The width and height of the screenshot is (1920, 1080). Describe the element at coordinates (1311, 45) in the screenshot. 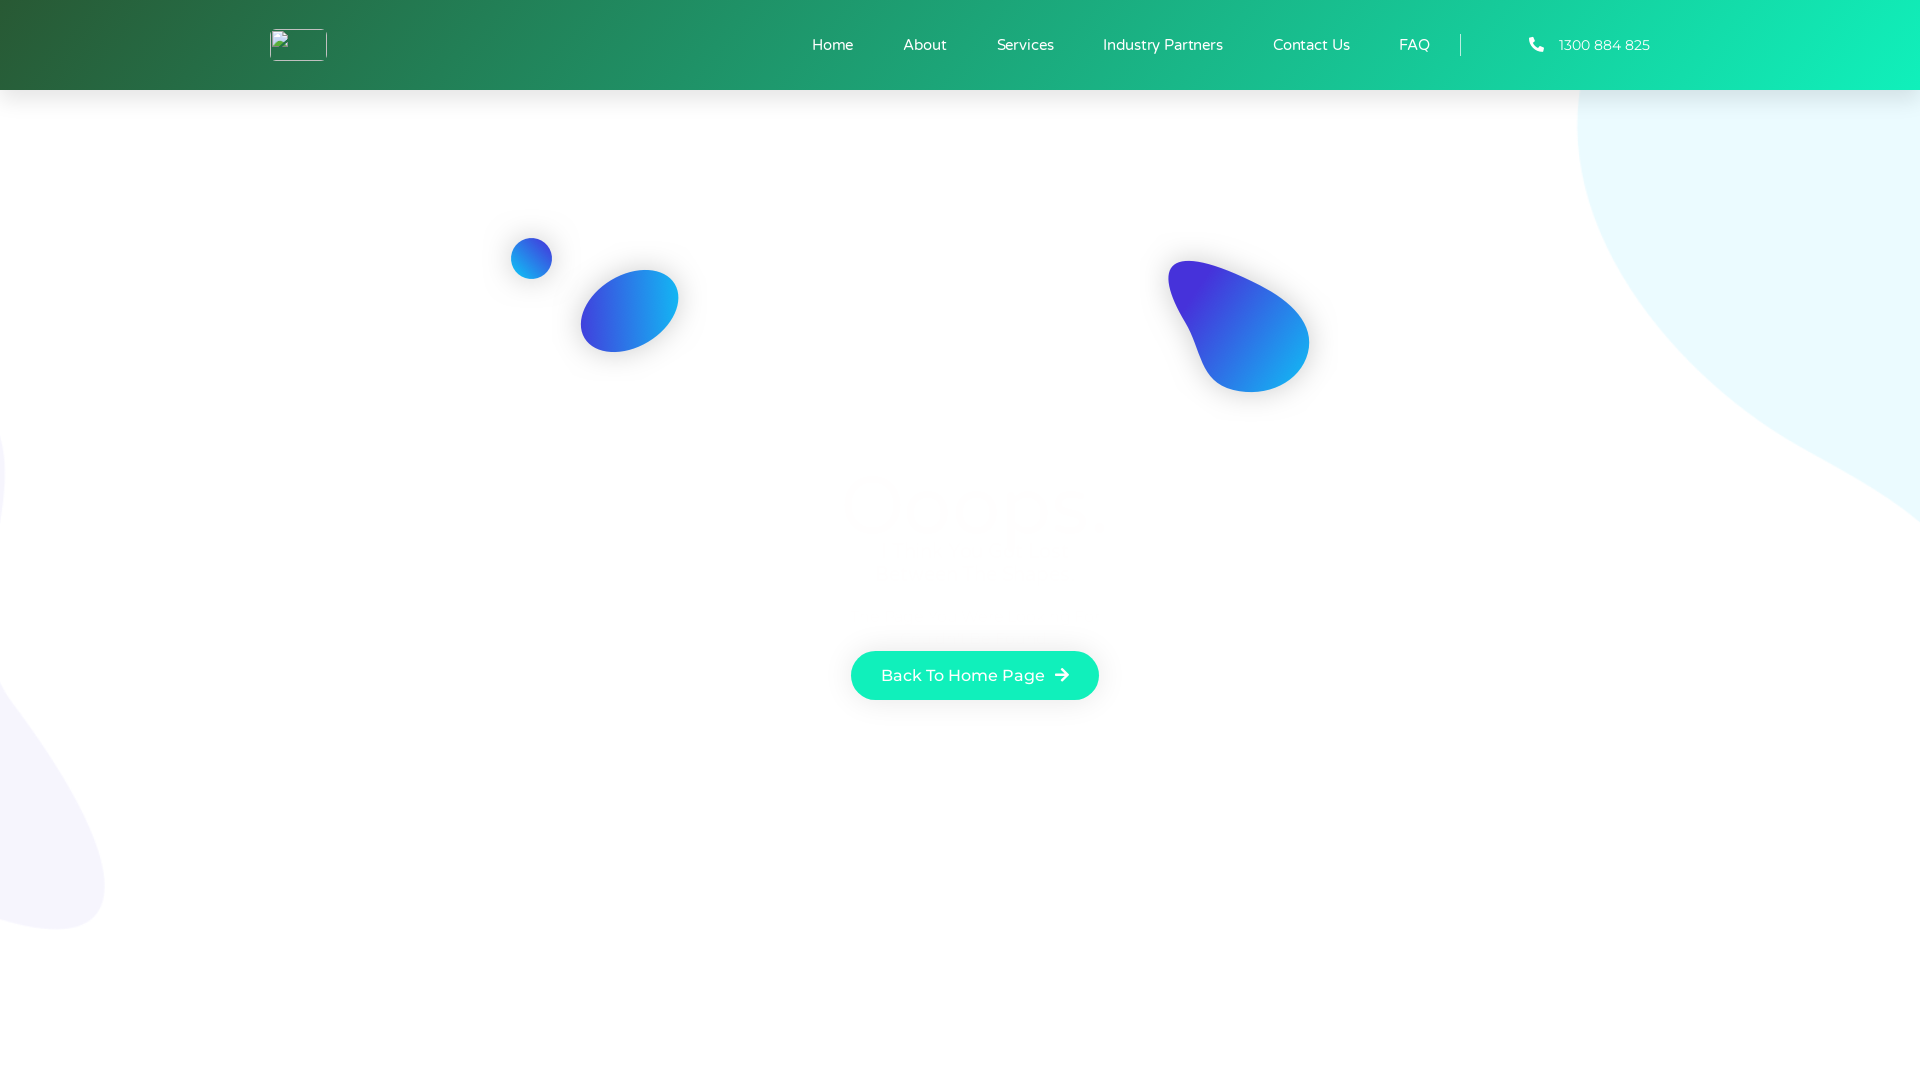

I see `'Contact Us'` at that location.